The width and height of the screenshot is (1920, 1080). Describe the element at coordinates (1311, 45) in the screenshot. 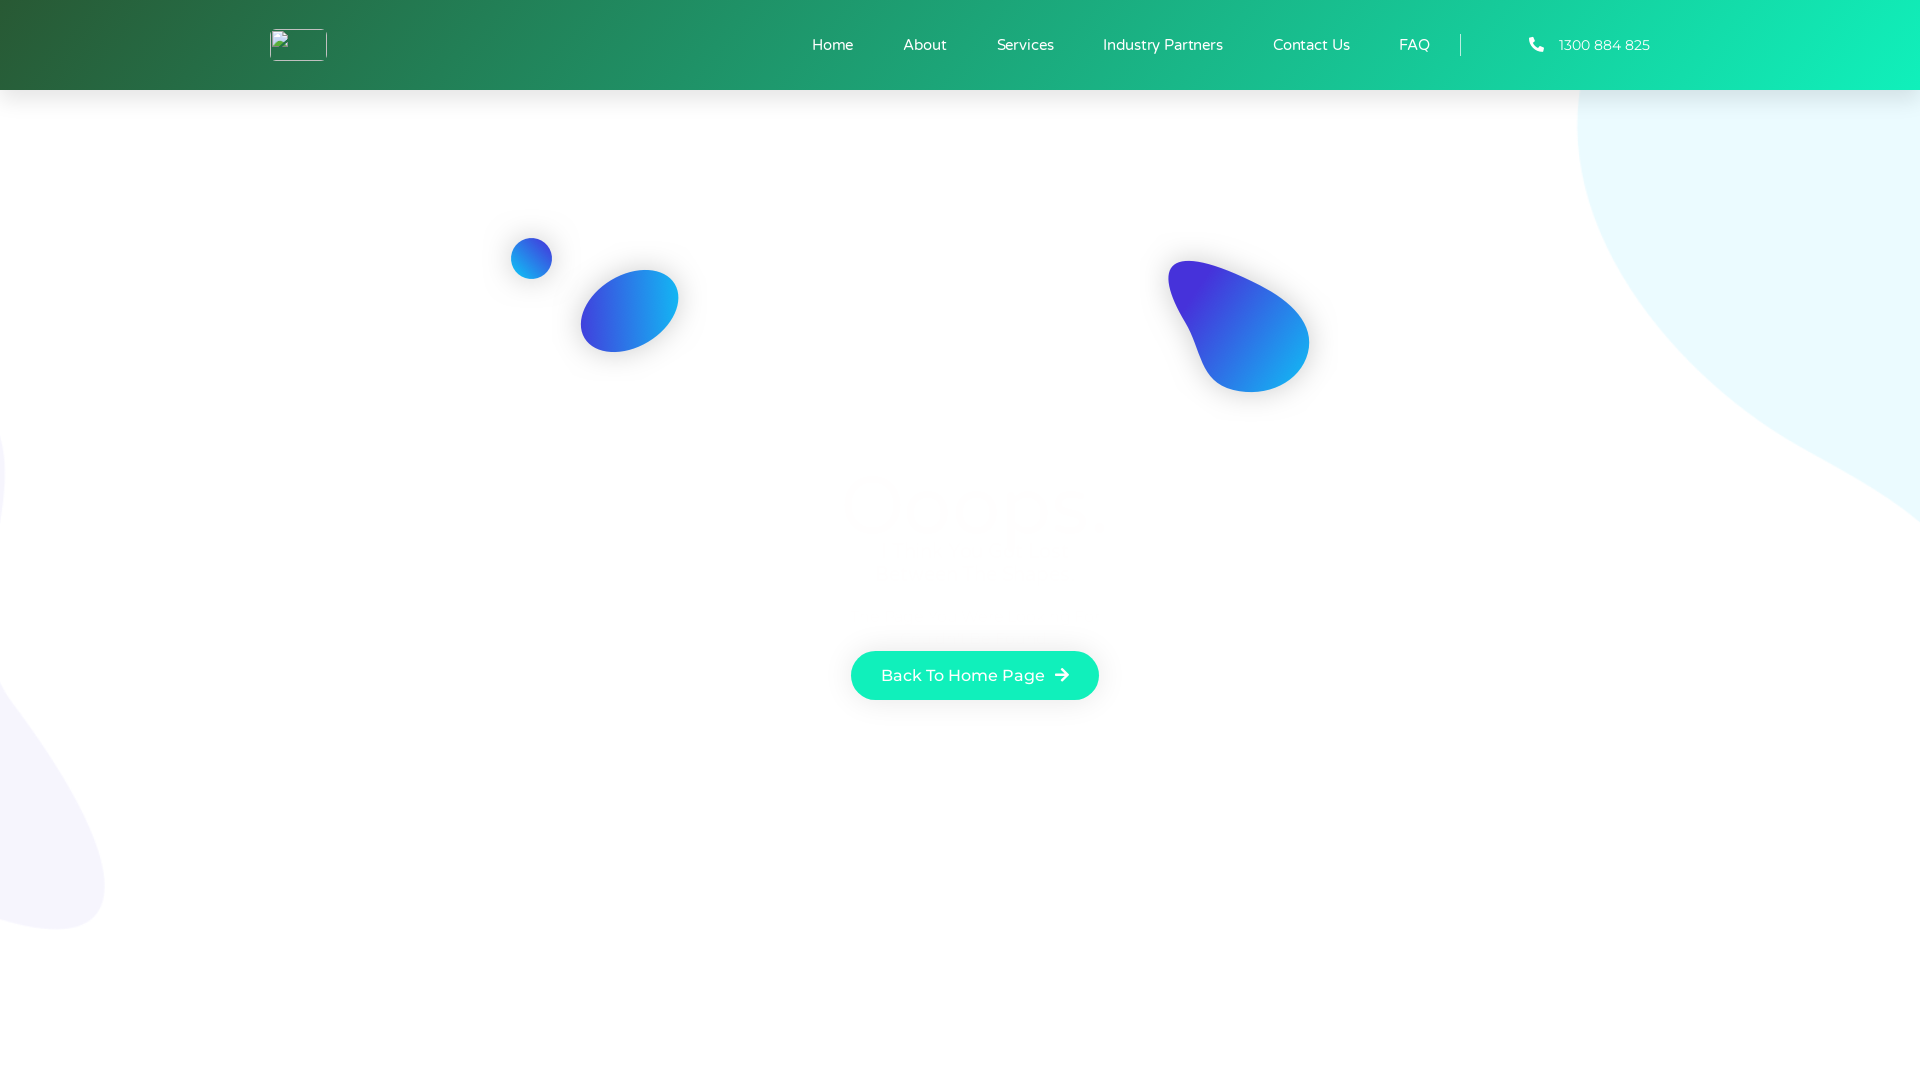

I see `'Contact Us'` at that location.